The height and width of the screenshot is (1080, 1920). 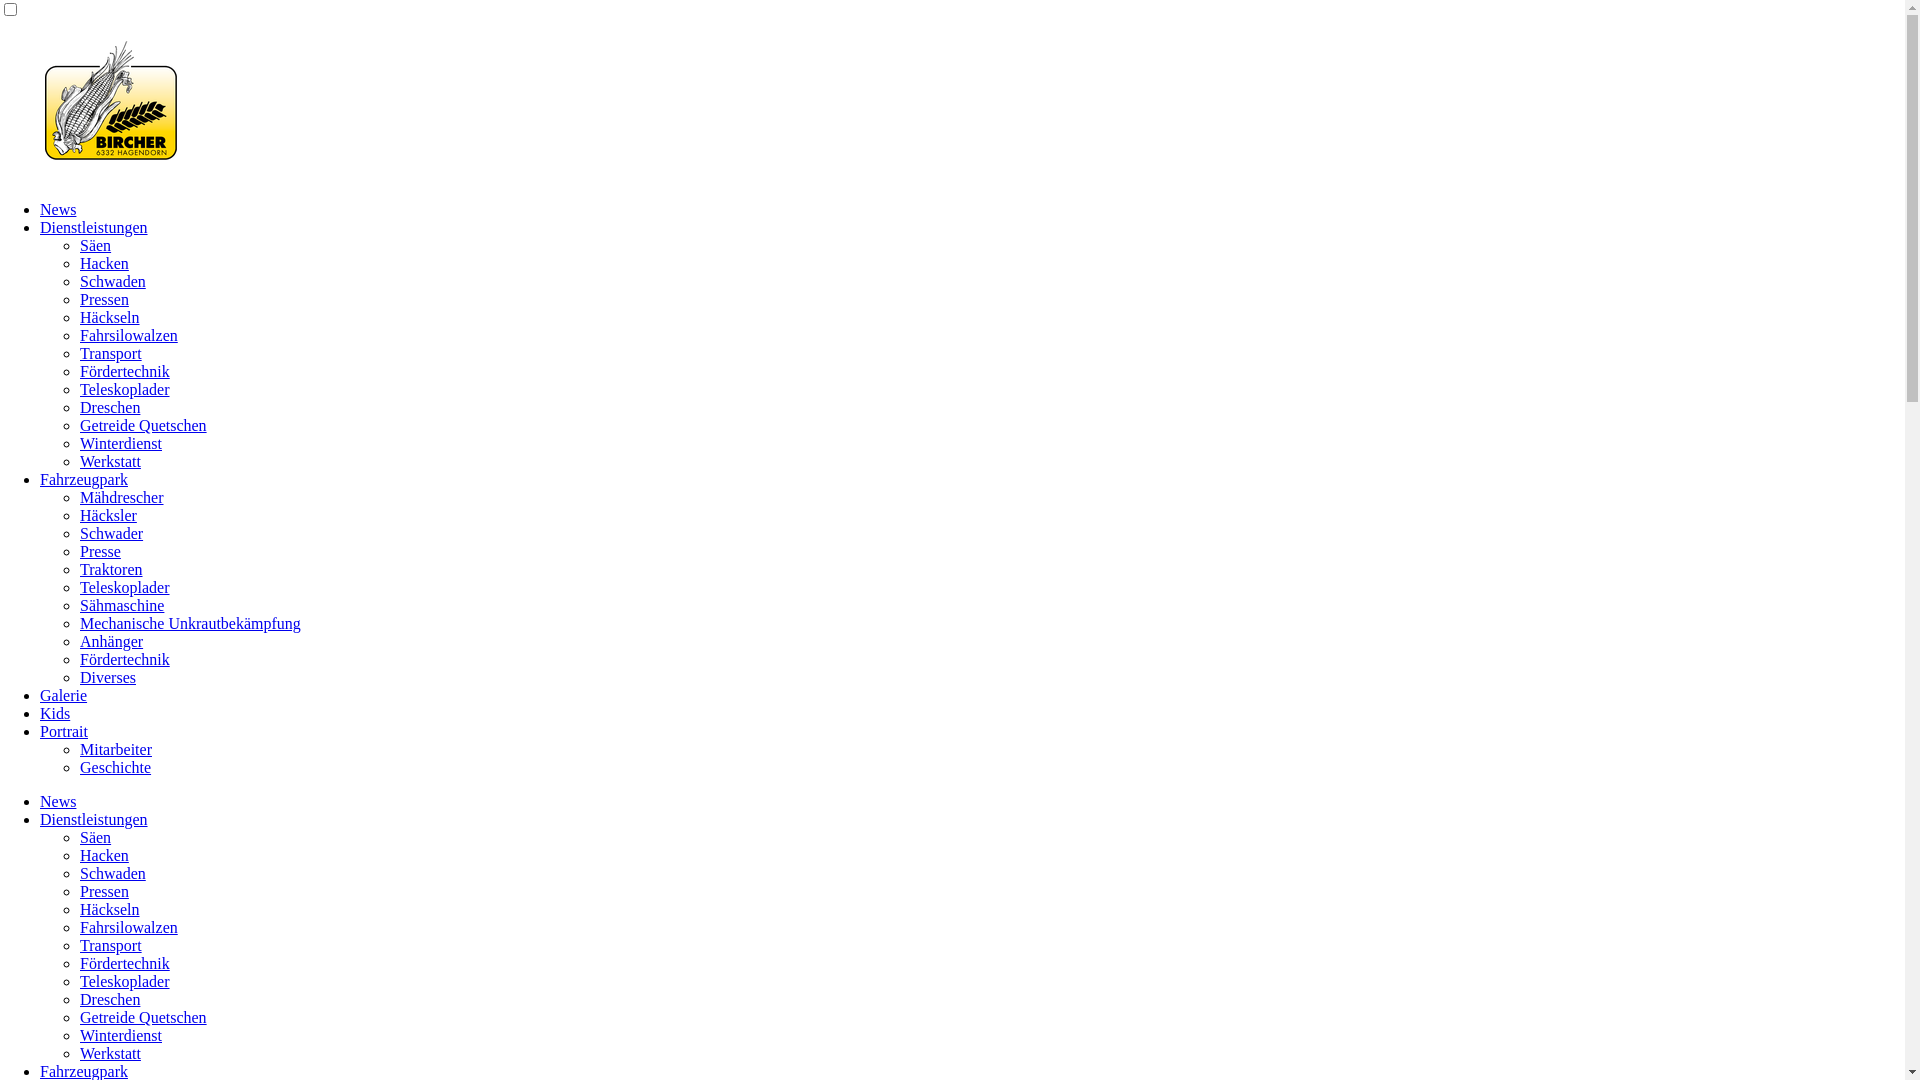 I want to click on 'Winterdienst', so click(x=119, y=442).